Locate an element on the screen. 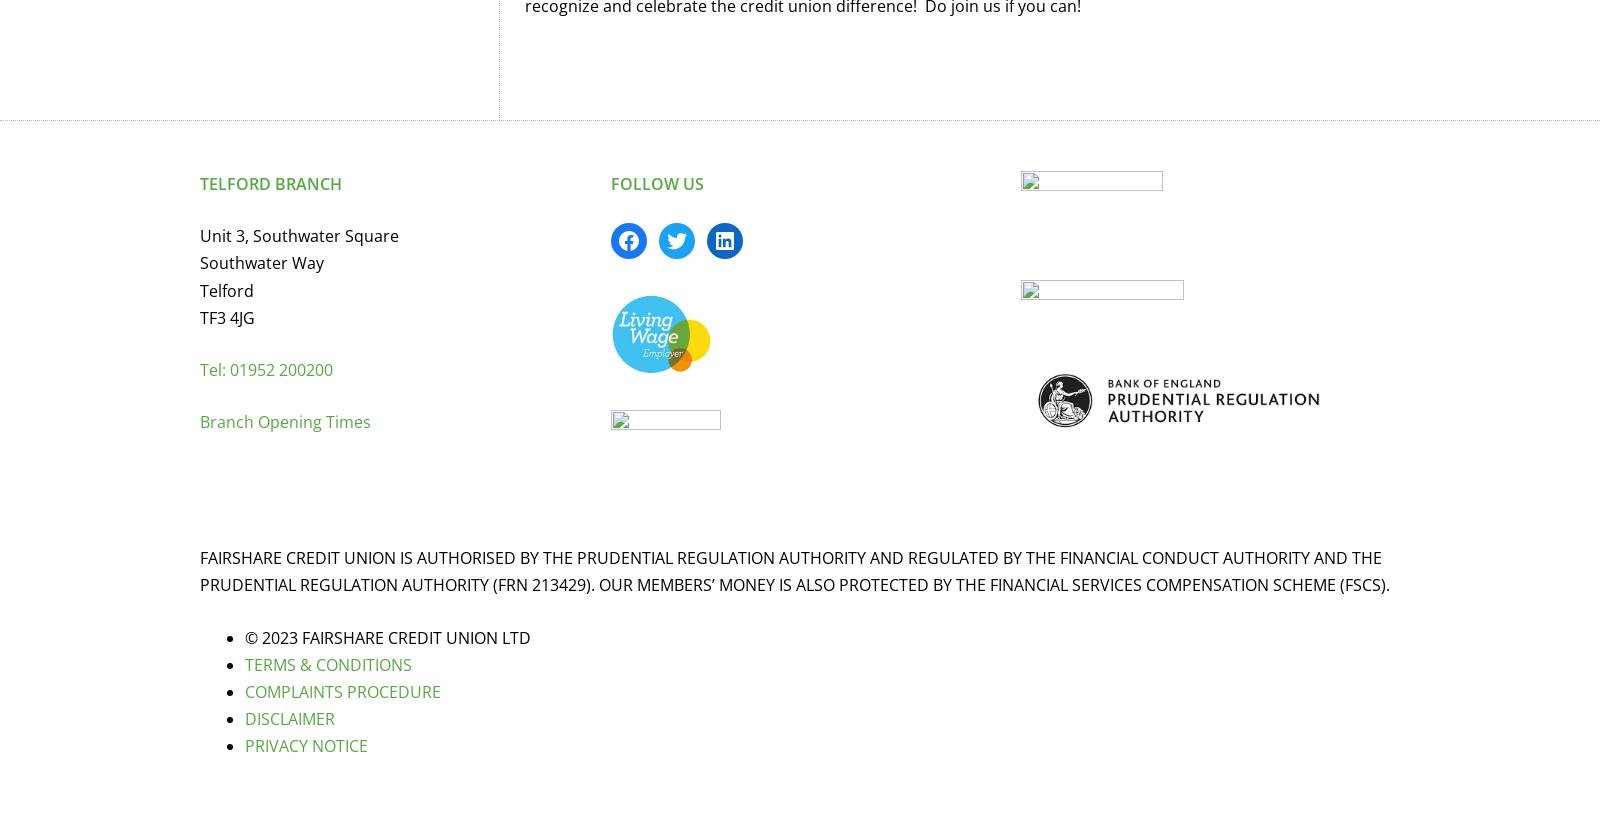 The width and height of the screenshot is (1600, 834). '© 2023 FAIRSHARE CREDIT UNION LTD' is located at coordinates (388, 636).